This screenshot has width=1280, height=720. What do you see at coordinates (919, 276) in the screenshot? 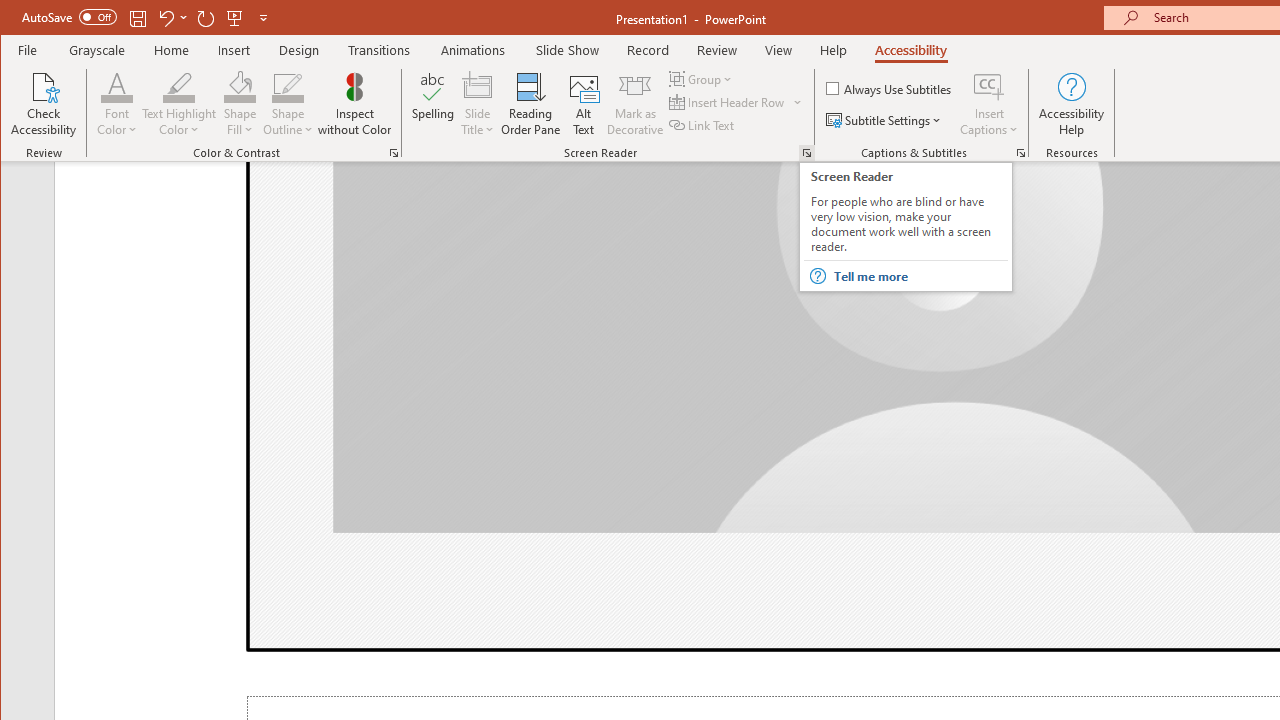
I see `'Tell me more'` at bounding box center [919, 276].